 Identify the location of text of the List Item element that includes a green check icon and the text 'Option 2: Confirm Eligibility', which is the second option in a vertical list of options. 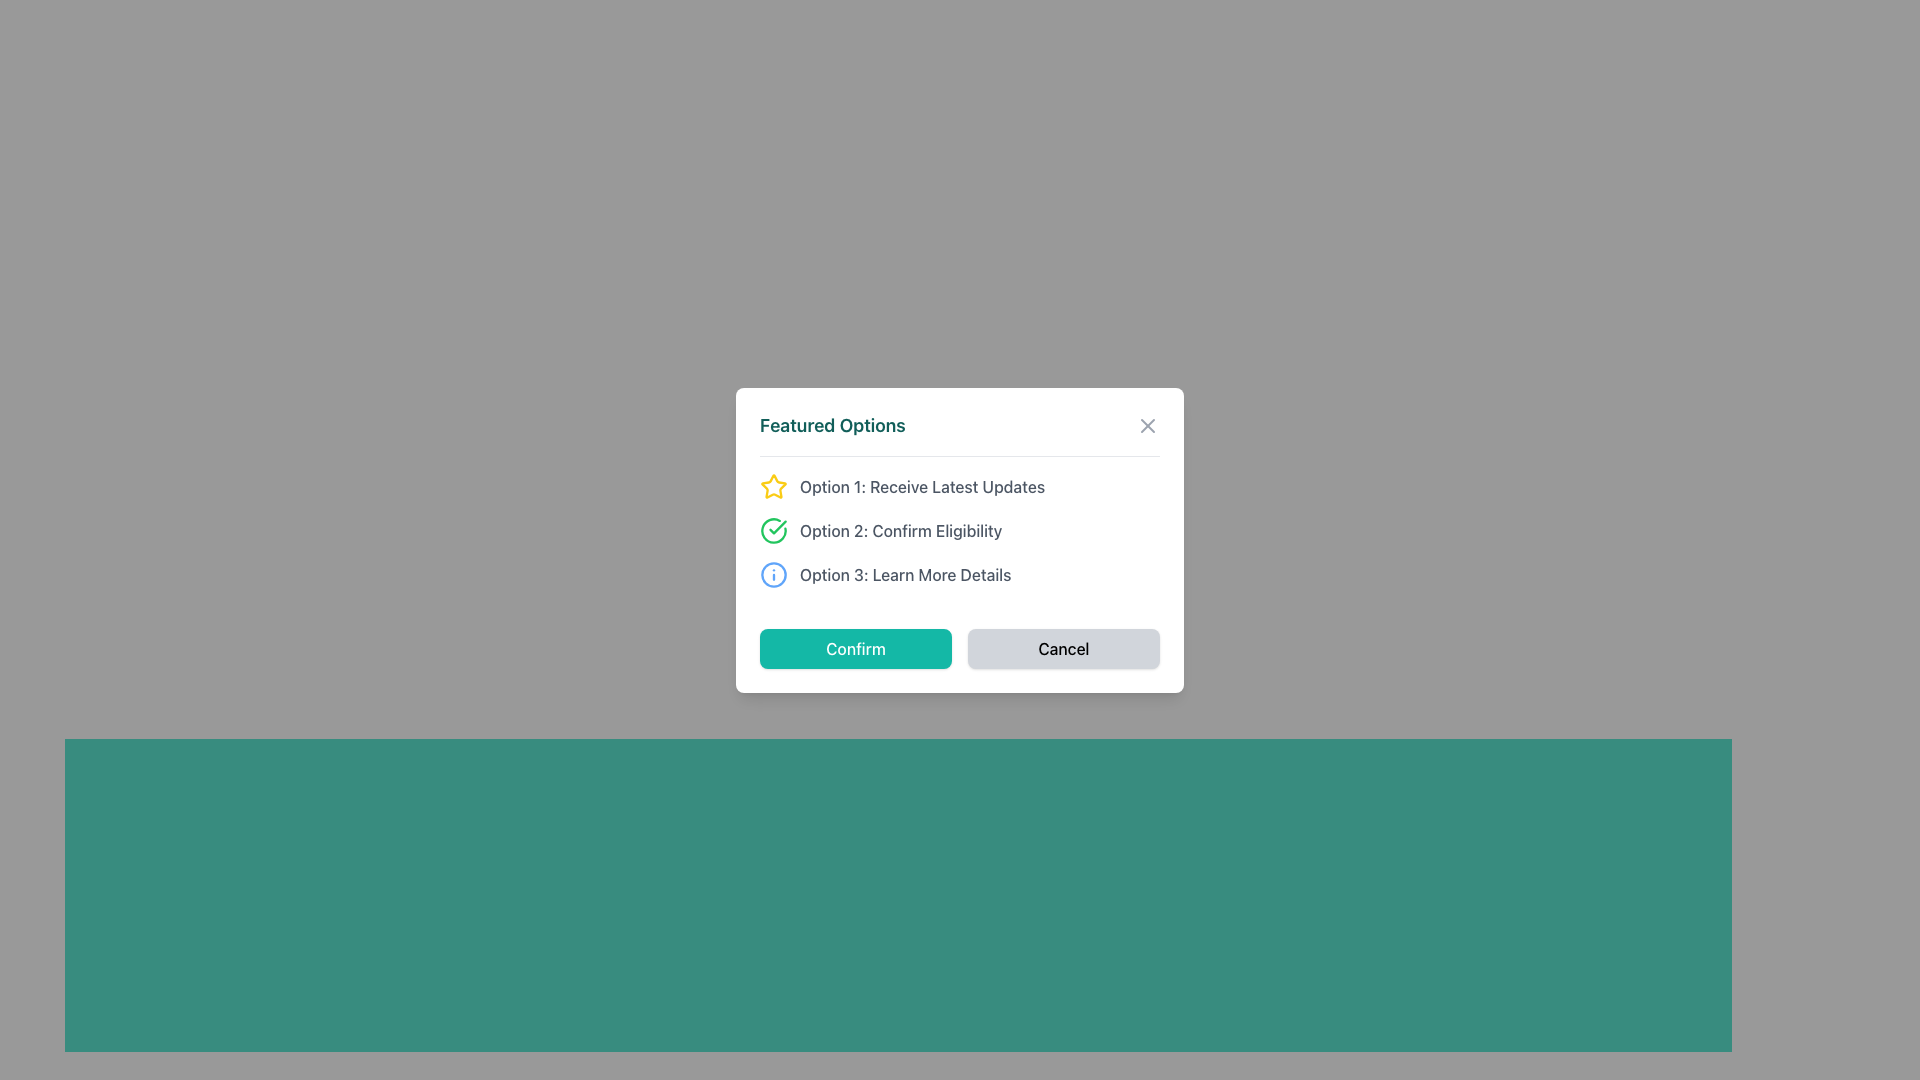
(960, 528).